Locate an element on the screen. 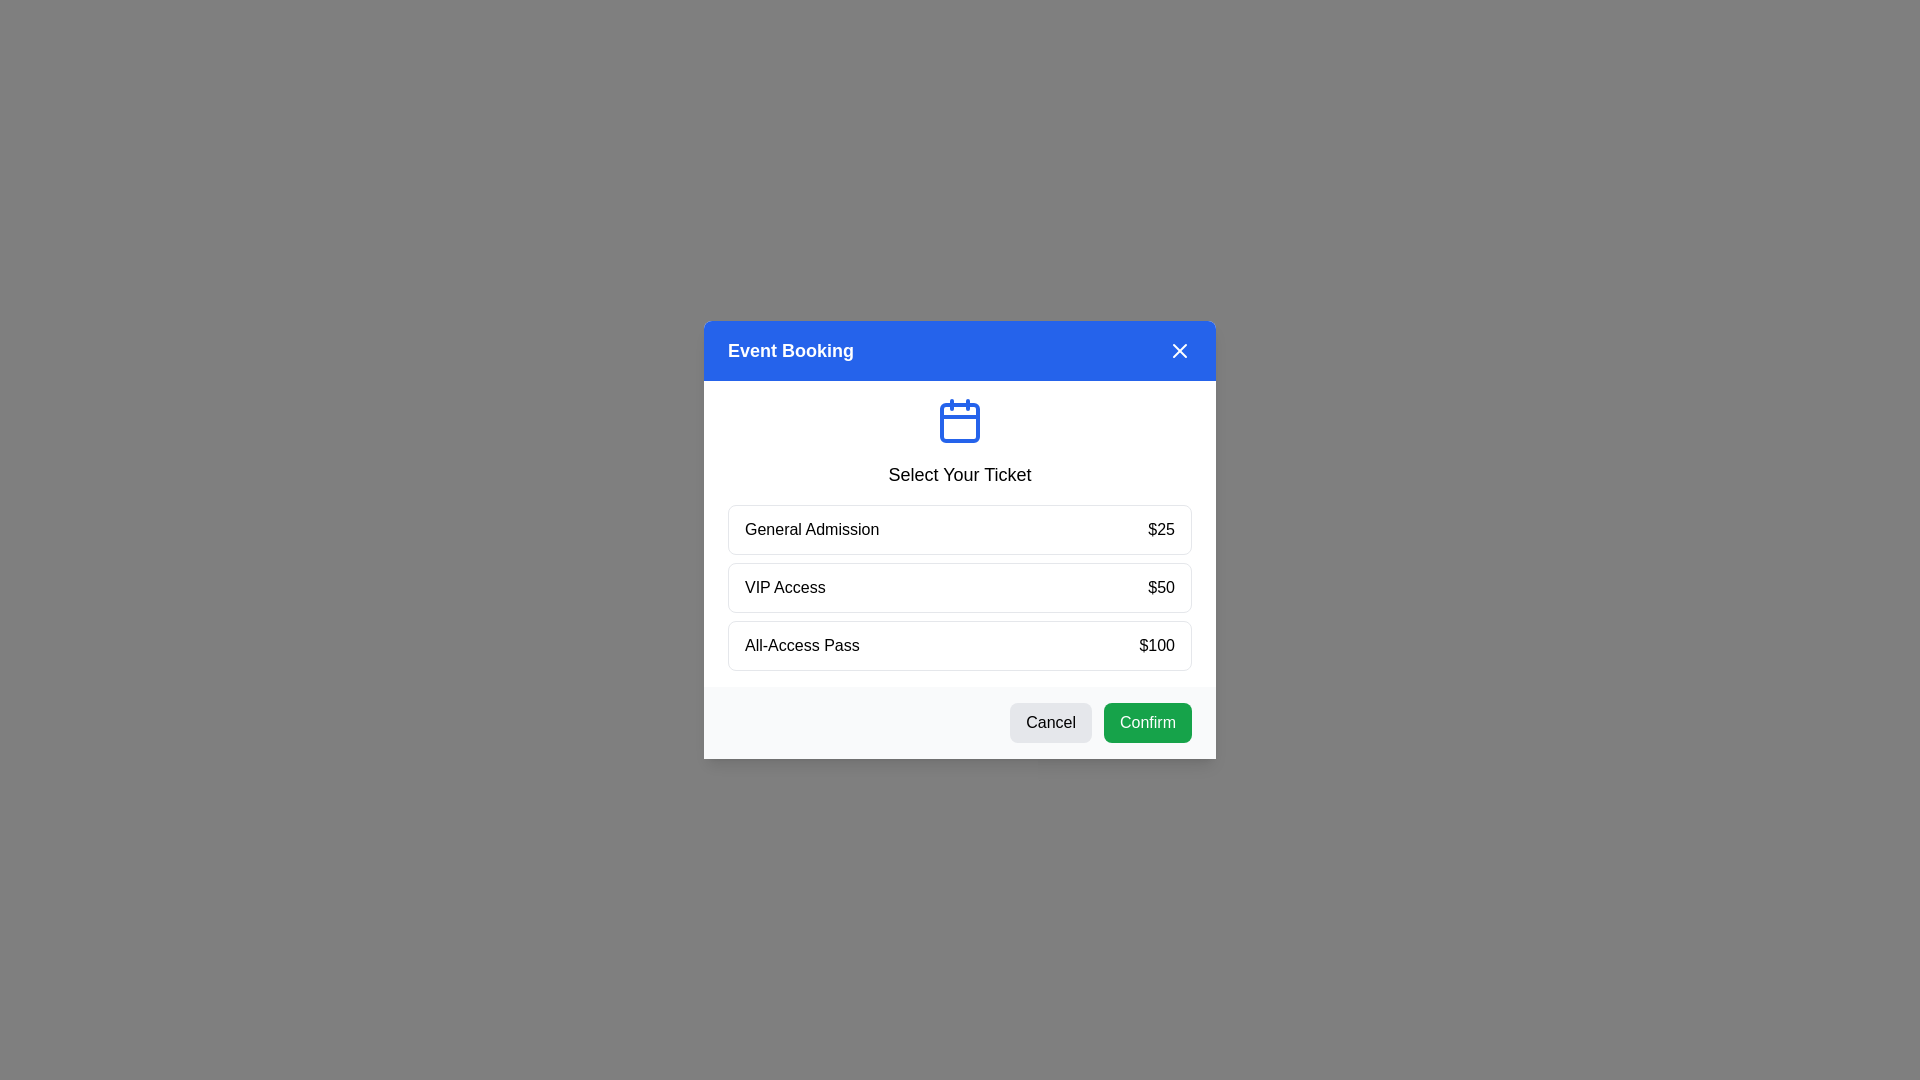 This screenshot has height=1080, width=1920. the 'General Admission' selectable ticket category option is located at coordinates (960, 528).